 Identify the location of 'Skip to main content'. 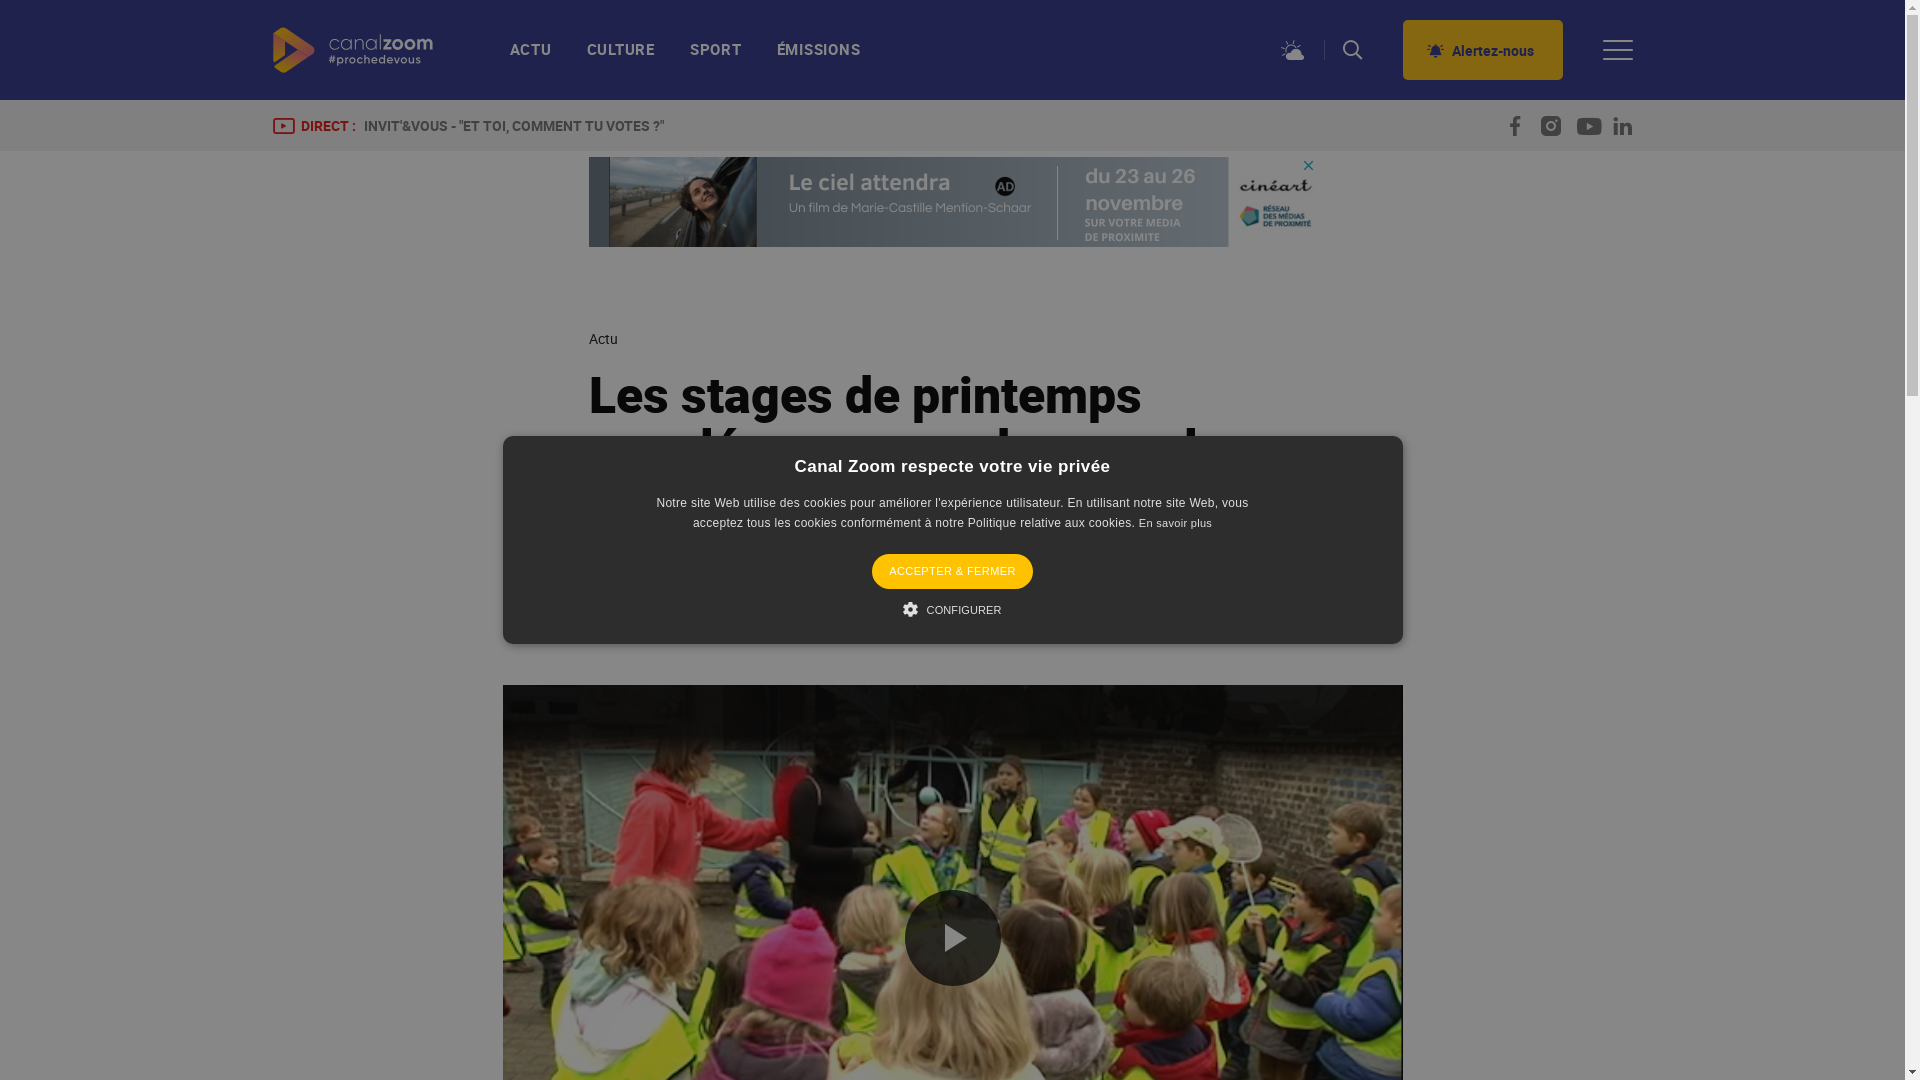
(0, 0).